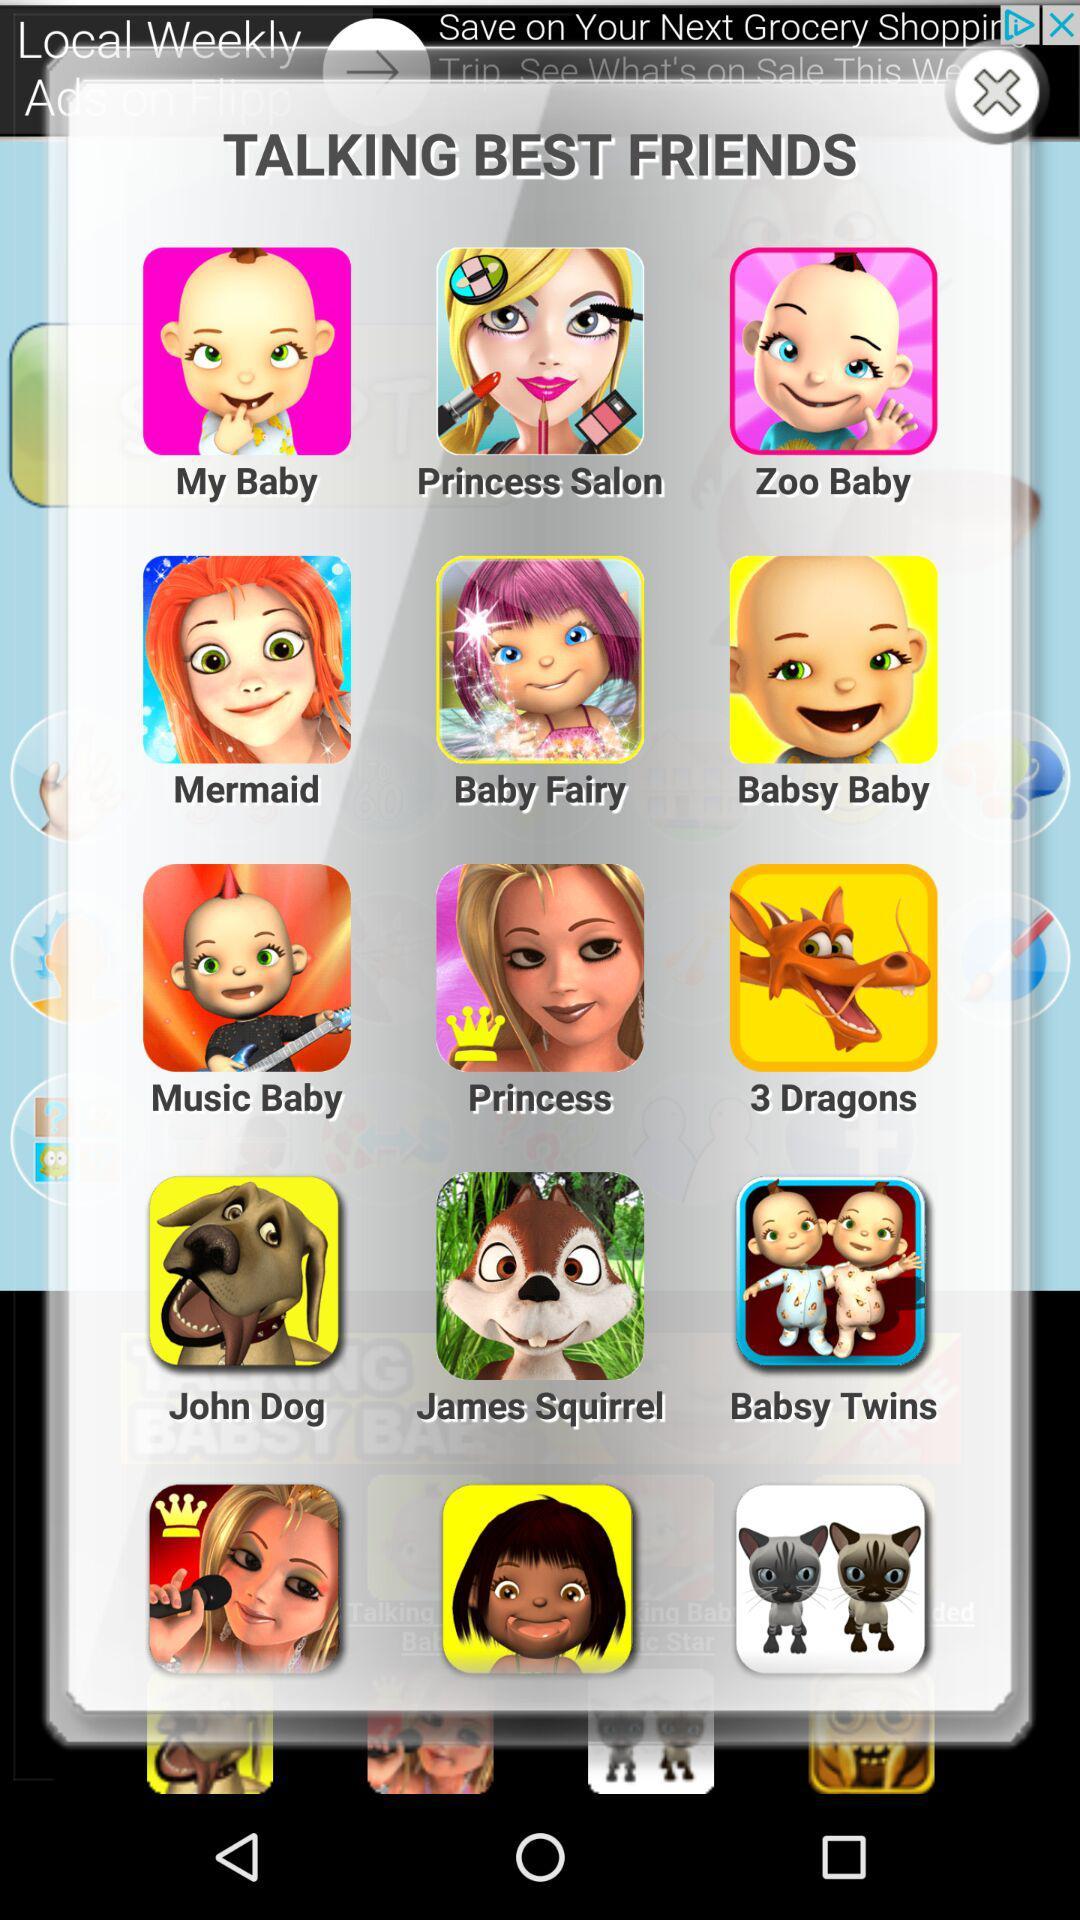 Image resolution: width=1080 pixels, height=1920 pixels. Describe the element at coordinates (1001, 100) in the screenshot. I see `the close icon` at that location.